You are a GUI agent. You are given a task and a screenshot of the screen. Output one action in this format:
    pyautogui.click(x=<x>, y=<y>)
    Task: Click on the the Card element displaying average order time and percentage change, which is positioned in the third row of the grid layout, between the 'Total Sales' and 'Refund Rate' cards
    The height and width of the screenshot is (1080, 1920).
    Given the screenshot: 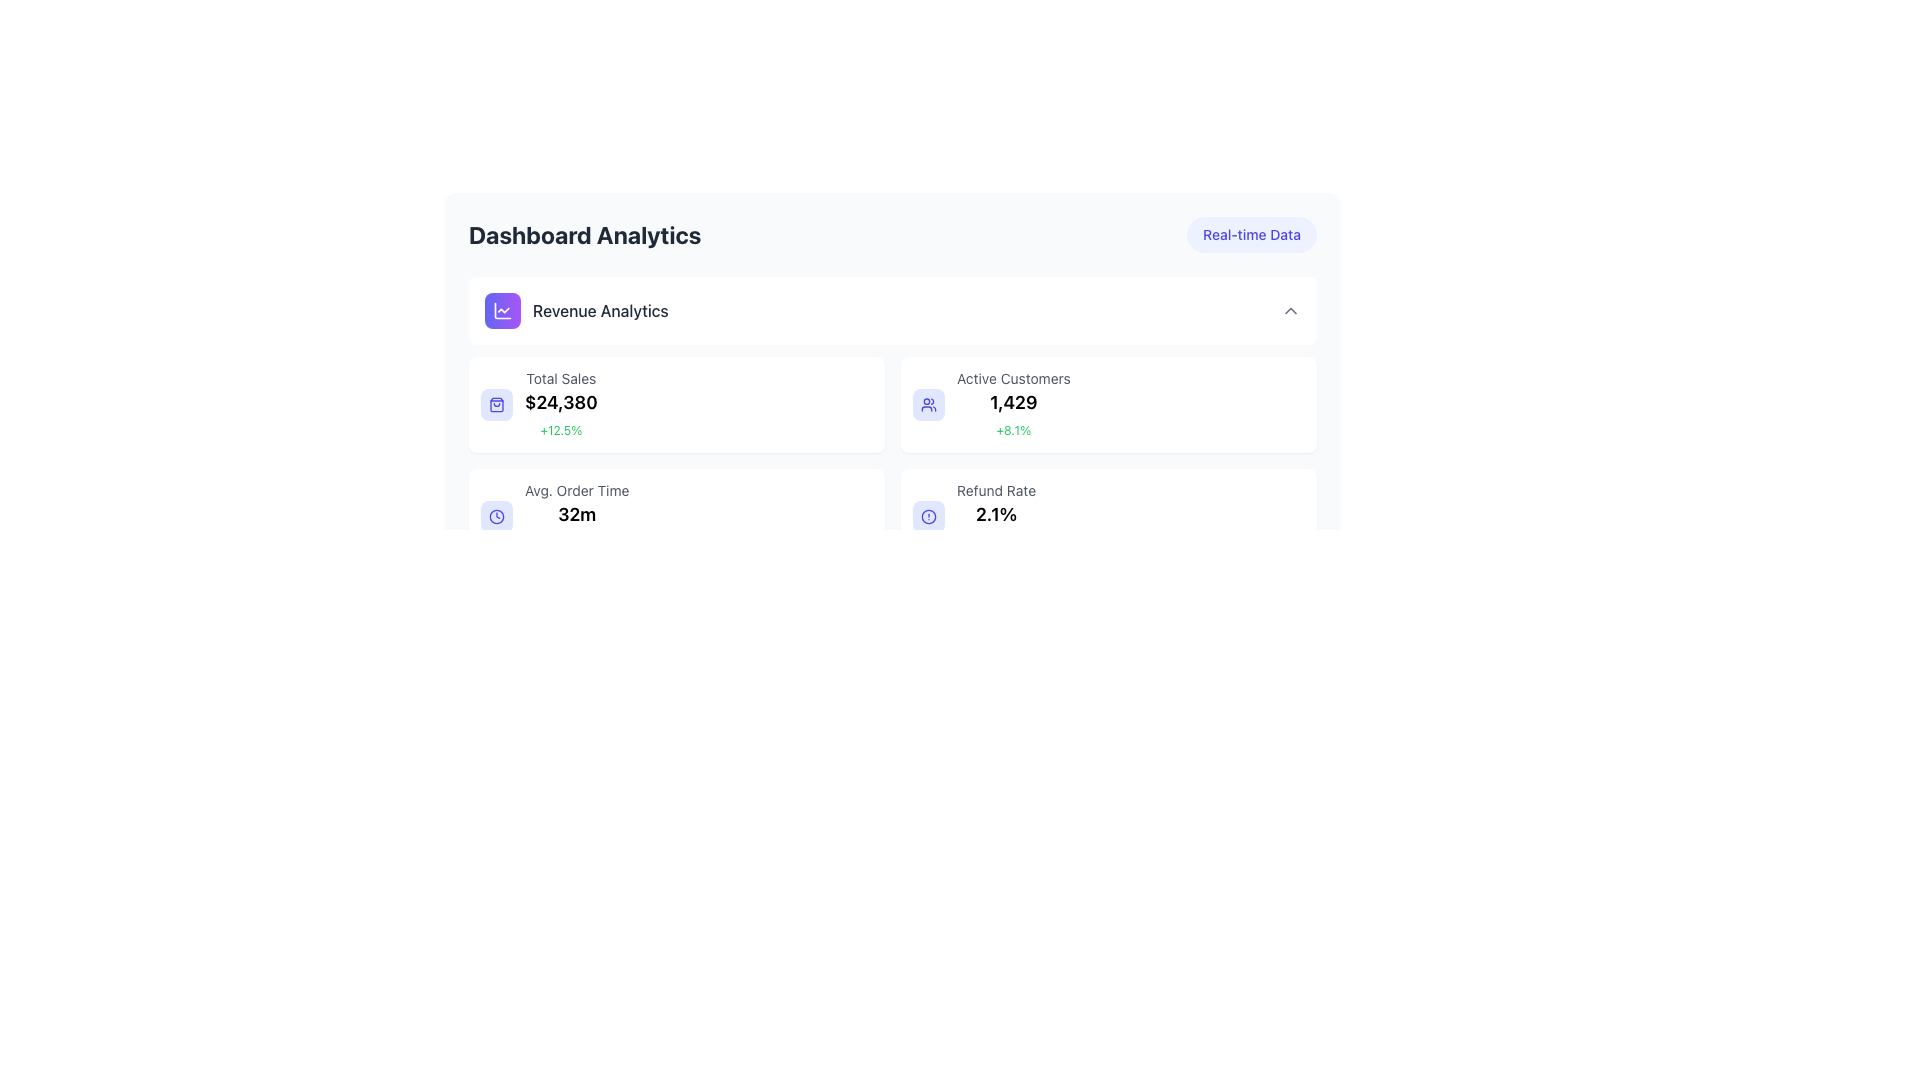 What is the action you would take?
    pyautogui.click(x=676, y=515)
    